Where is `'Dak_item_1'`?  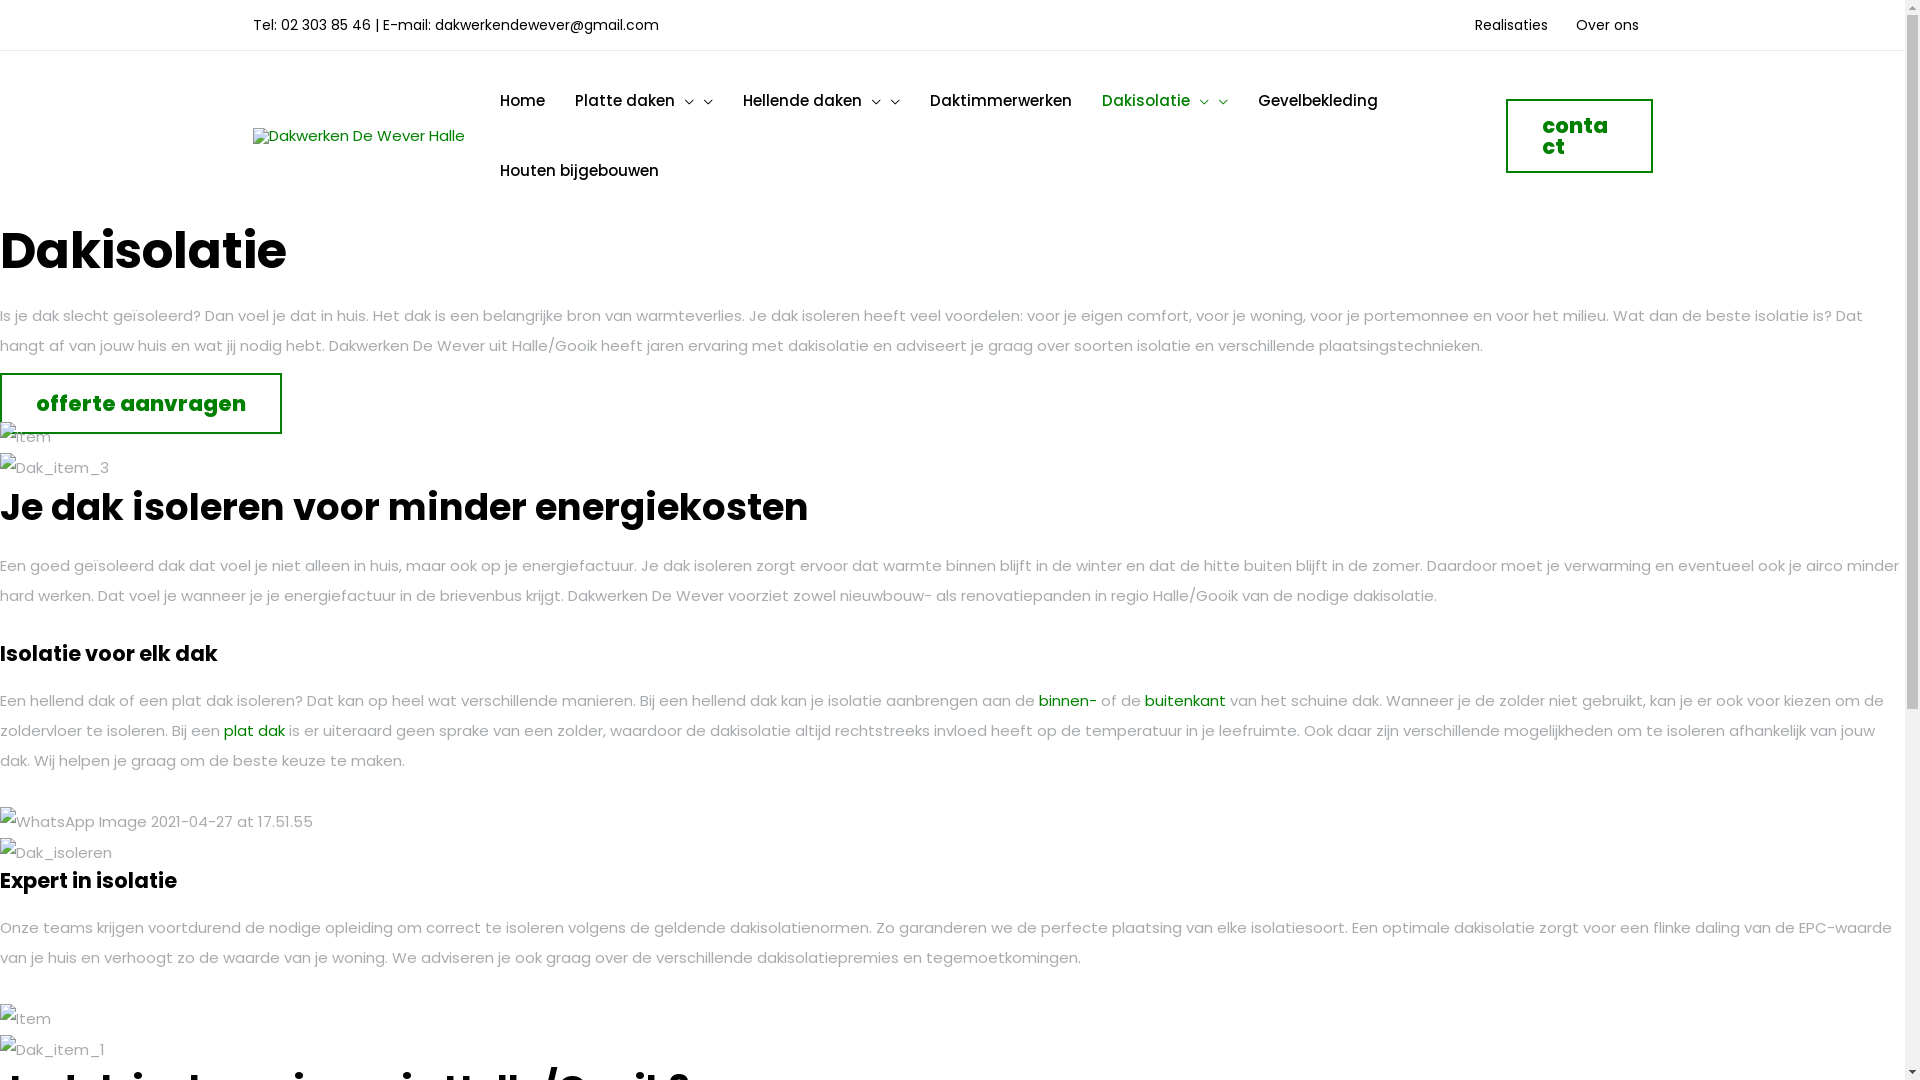 'Dak_item_1' is located at coordinates (0, 1048).